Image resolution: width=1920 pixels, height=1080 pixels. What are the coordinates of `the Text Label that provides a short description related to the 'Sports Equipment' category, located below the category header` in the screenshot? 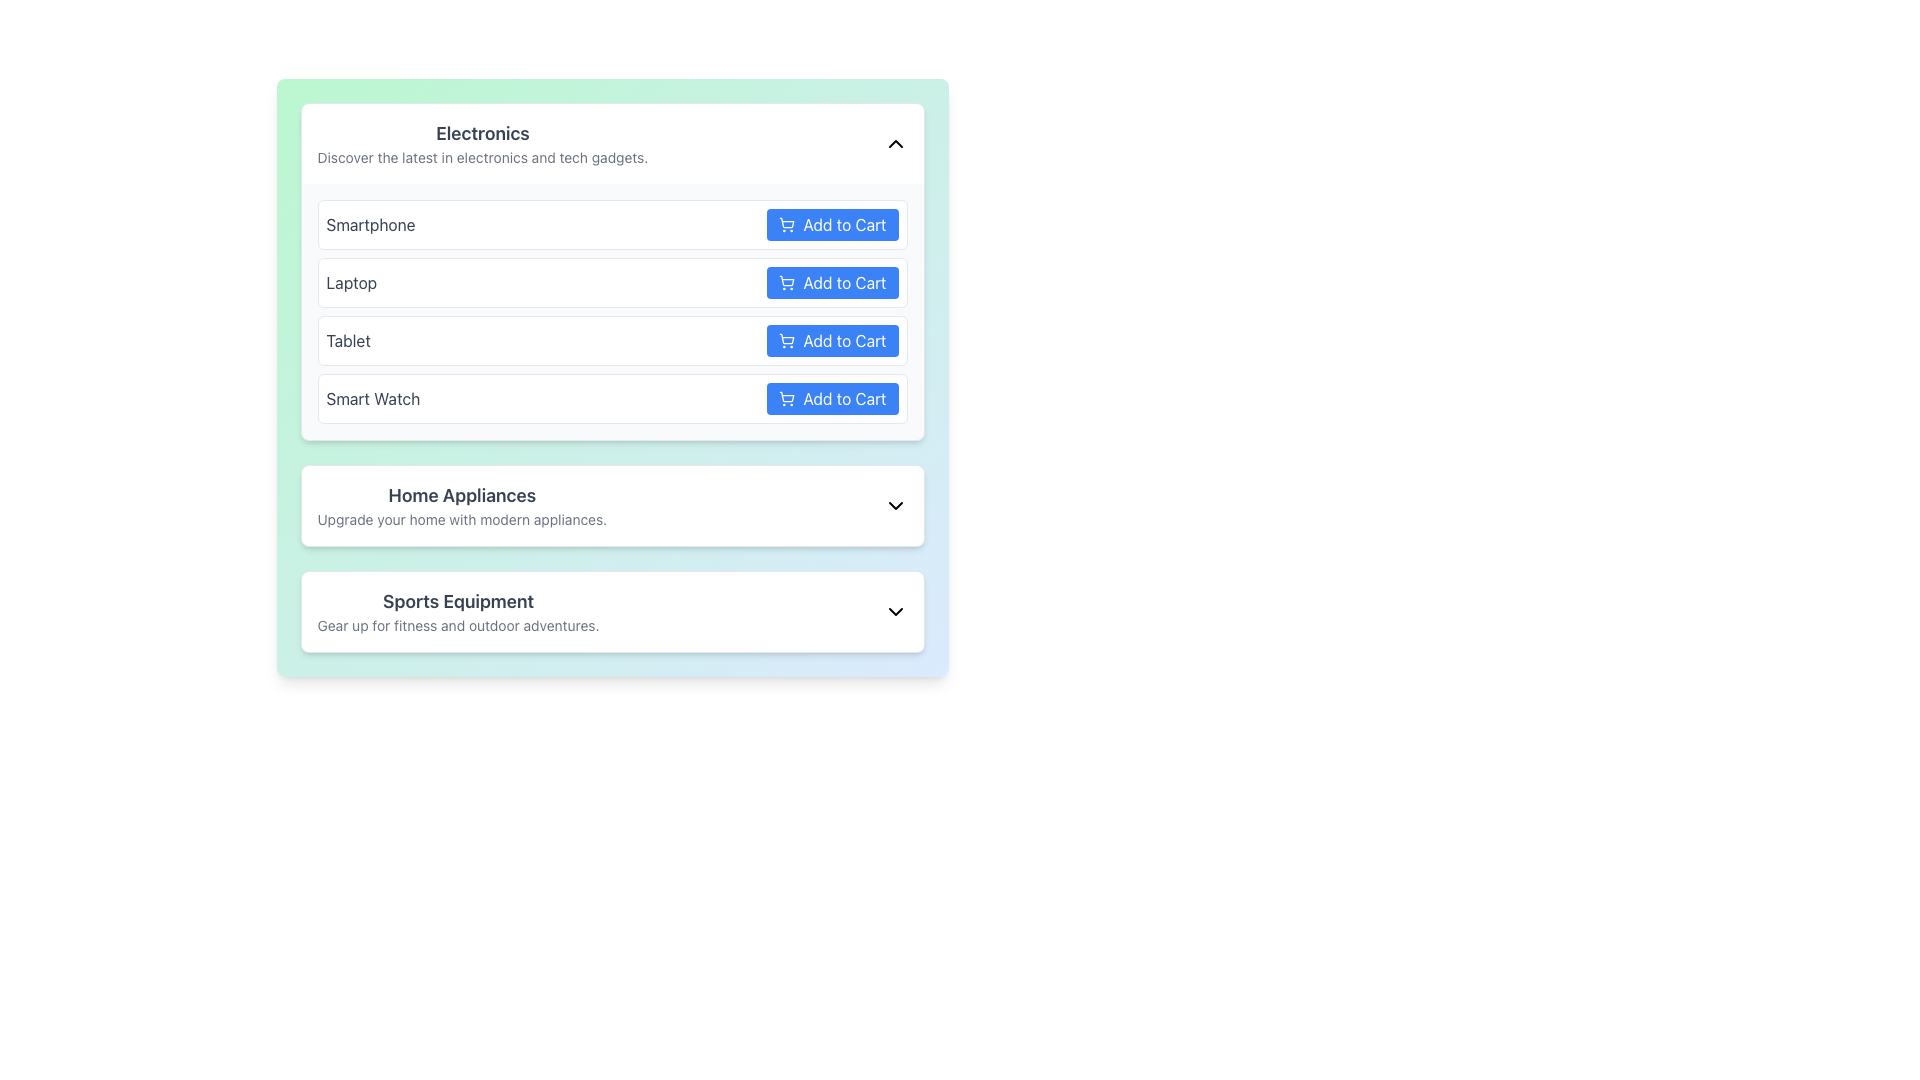 It's located at (457, 624).